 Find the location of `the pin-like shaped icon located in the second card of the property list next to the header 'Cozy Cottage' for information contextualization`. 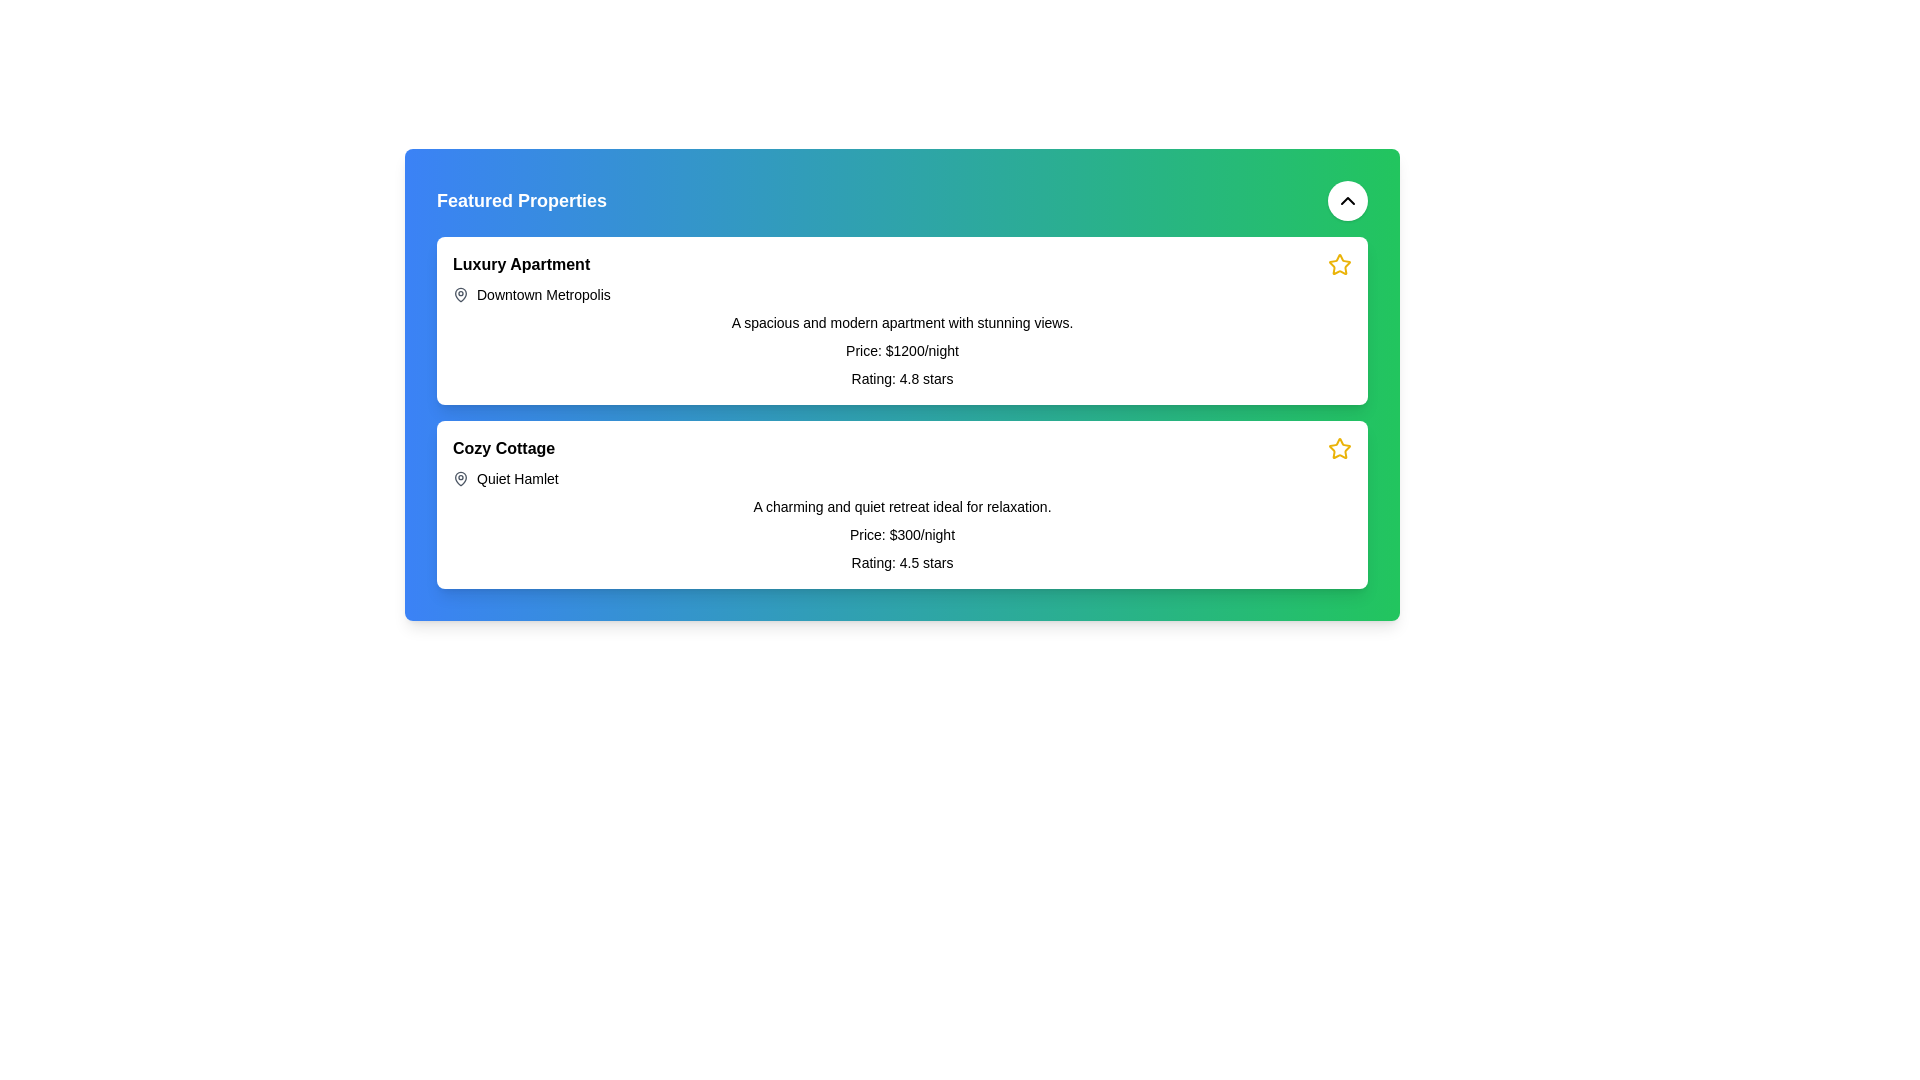

the pin-like shaped icon located in the second card of the property list next to the header 'Cozy Cottage' for information contextualization is located at coordinates (459, 478).